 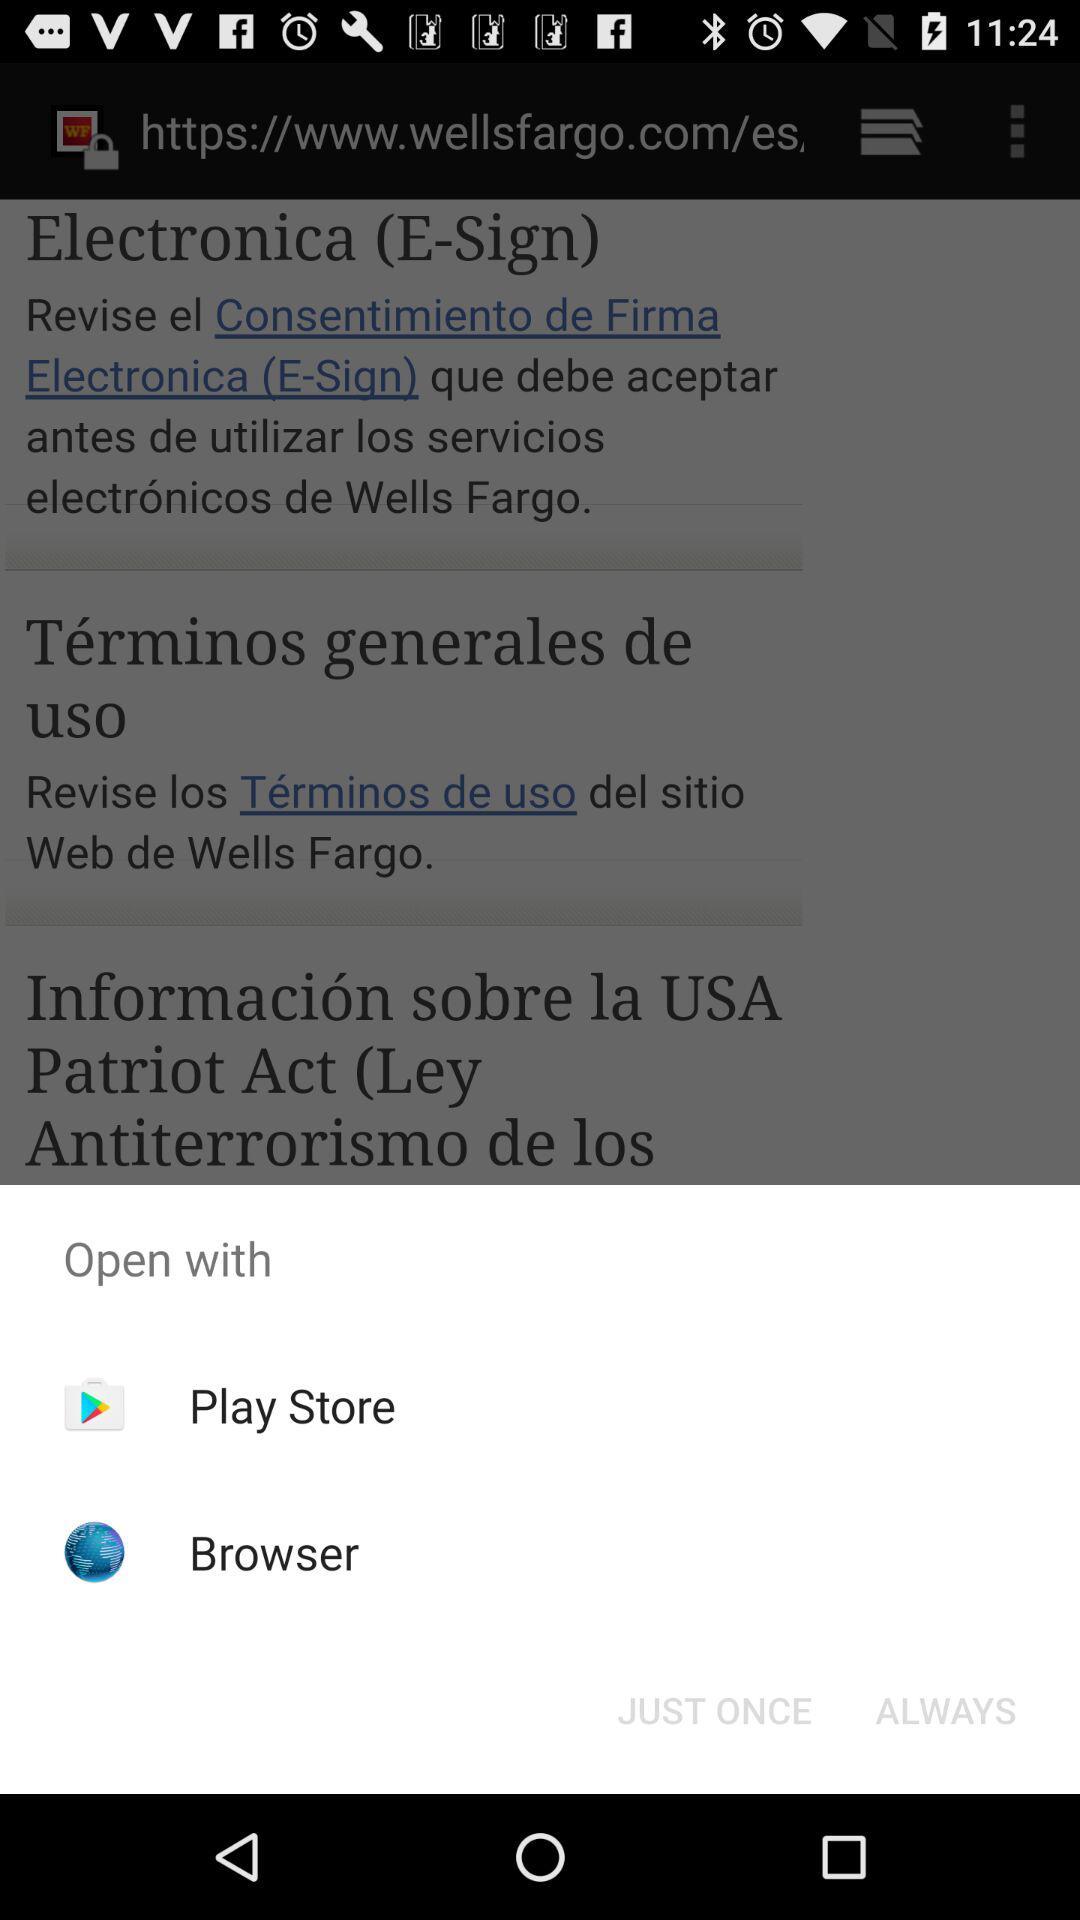 I want to click on the always at the bottom right corner, so click(x=945, y=1708).